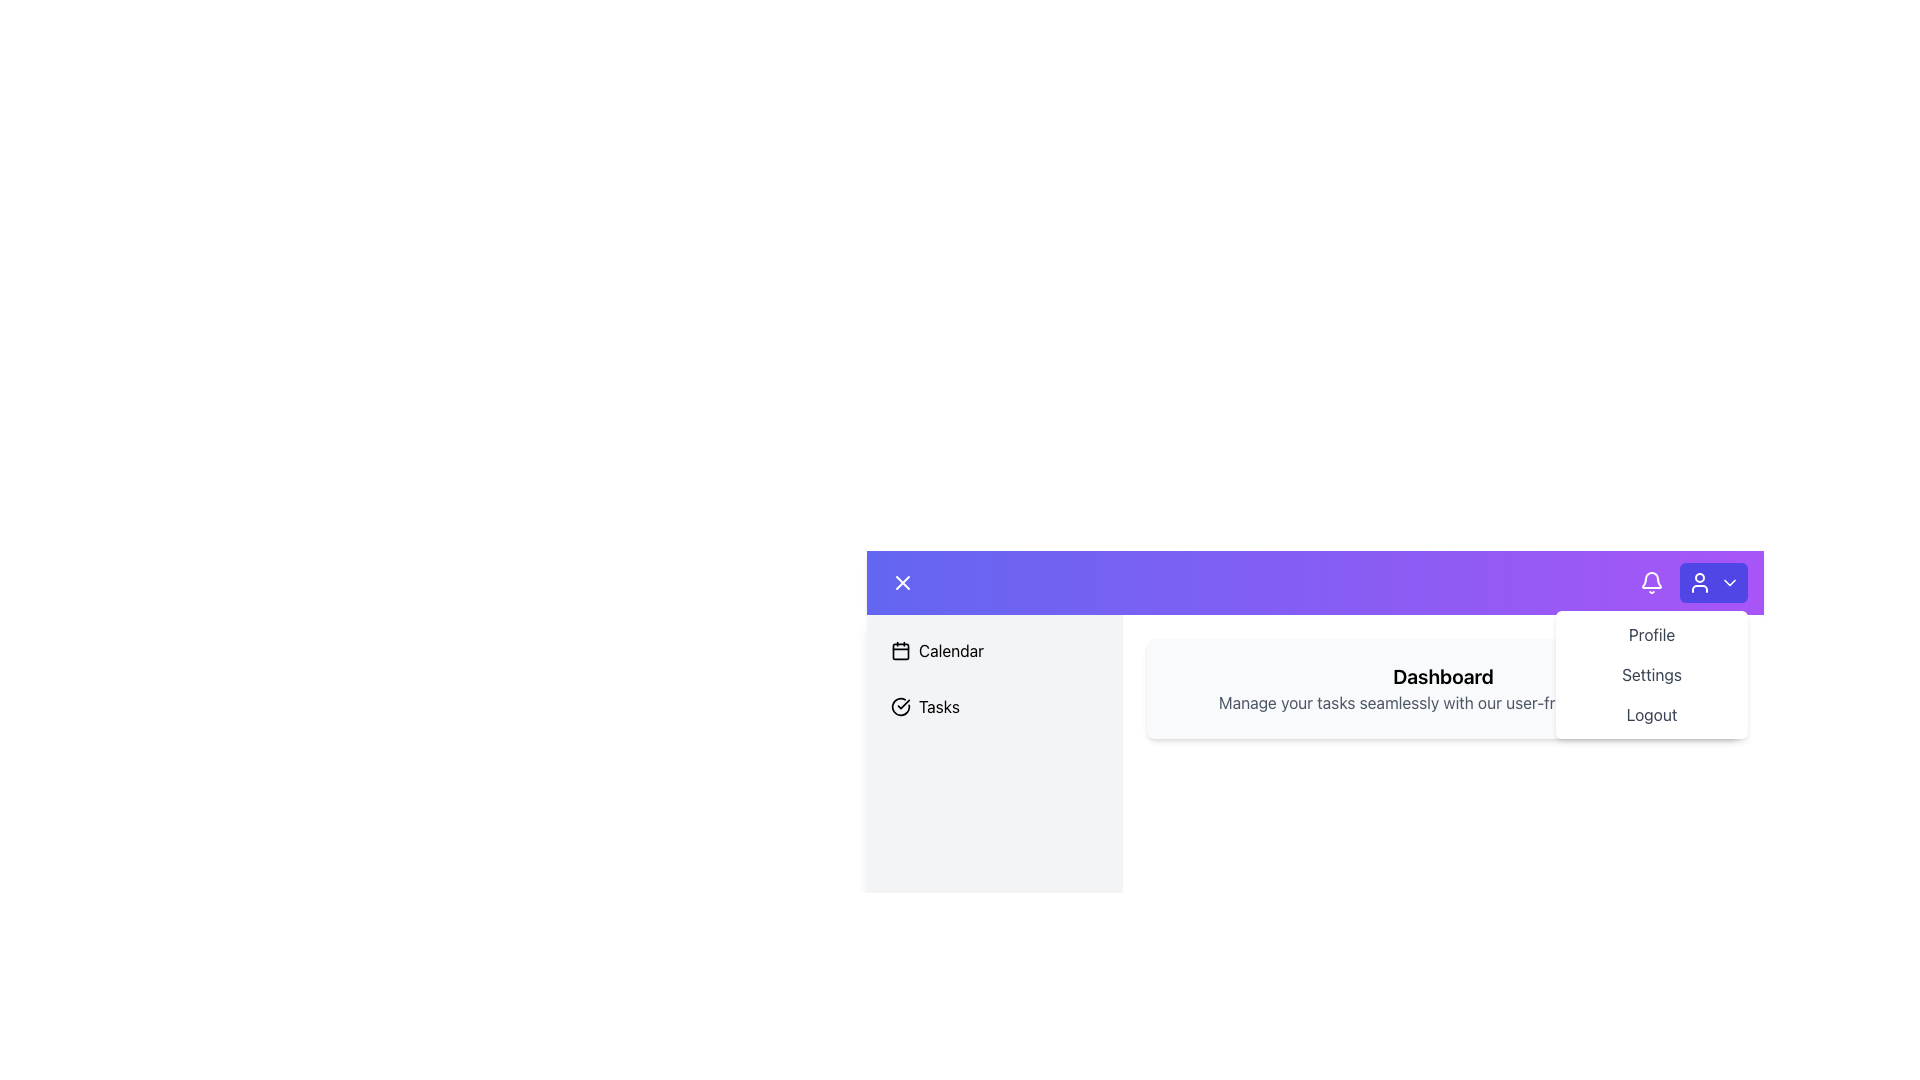  I want to click on the checkmark icon inside a circle, which is located to the left of the word 'Tasks' in the left sidebar menu, so click(900, 705).